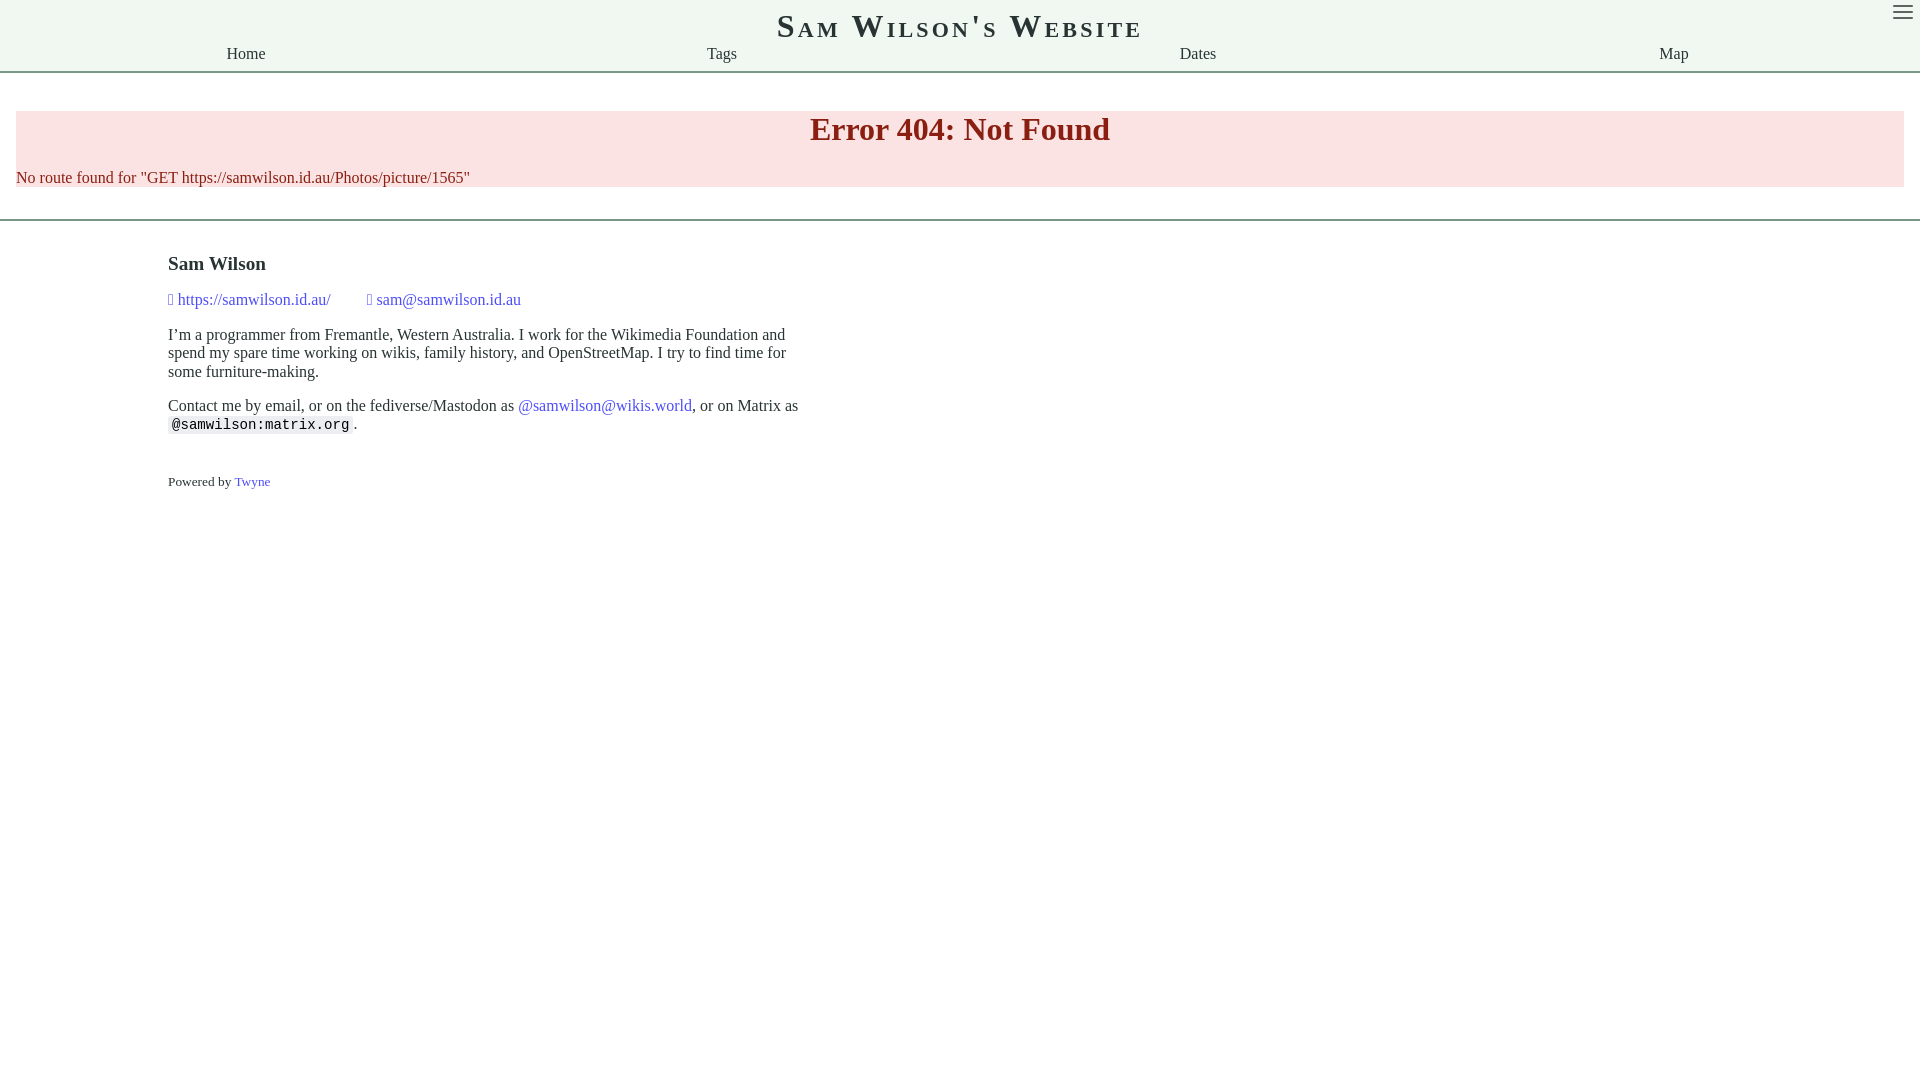 The height and width of the screenshot is (1080, 1920). Describe the element at coordinates (1198, 52) in the screenshot. I see `'Dates'` at that location.